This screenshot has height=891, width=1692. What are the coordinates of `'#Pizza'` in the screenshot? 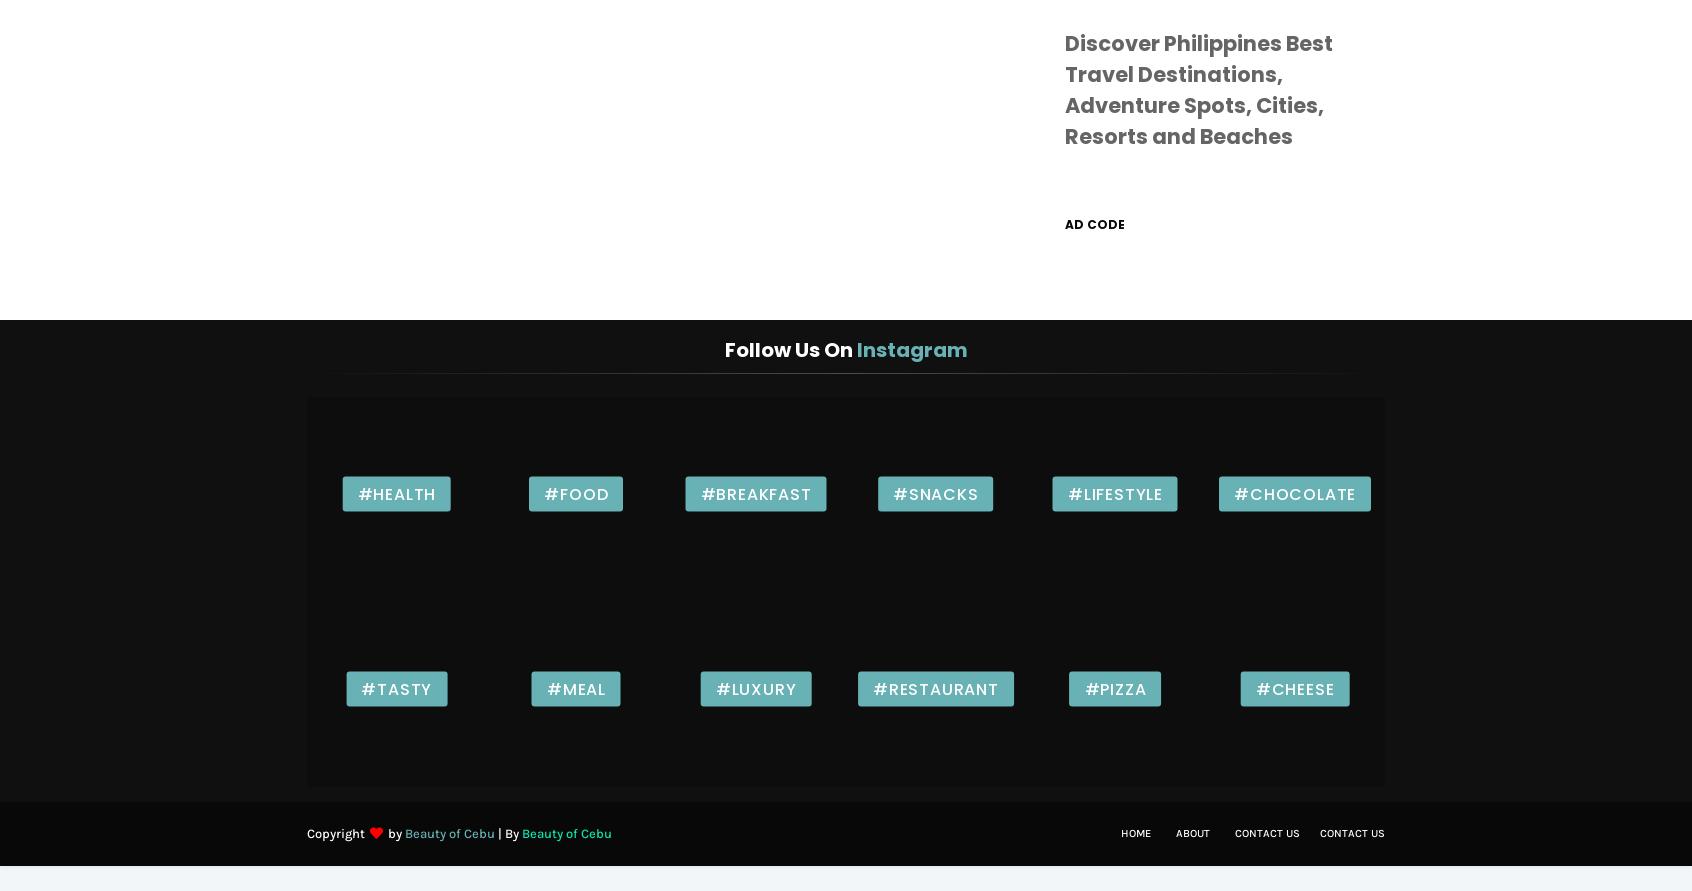 It's located at (1115, 687).